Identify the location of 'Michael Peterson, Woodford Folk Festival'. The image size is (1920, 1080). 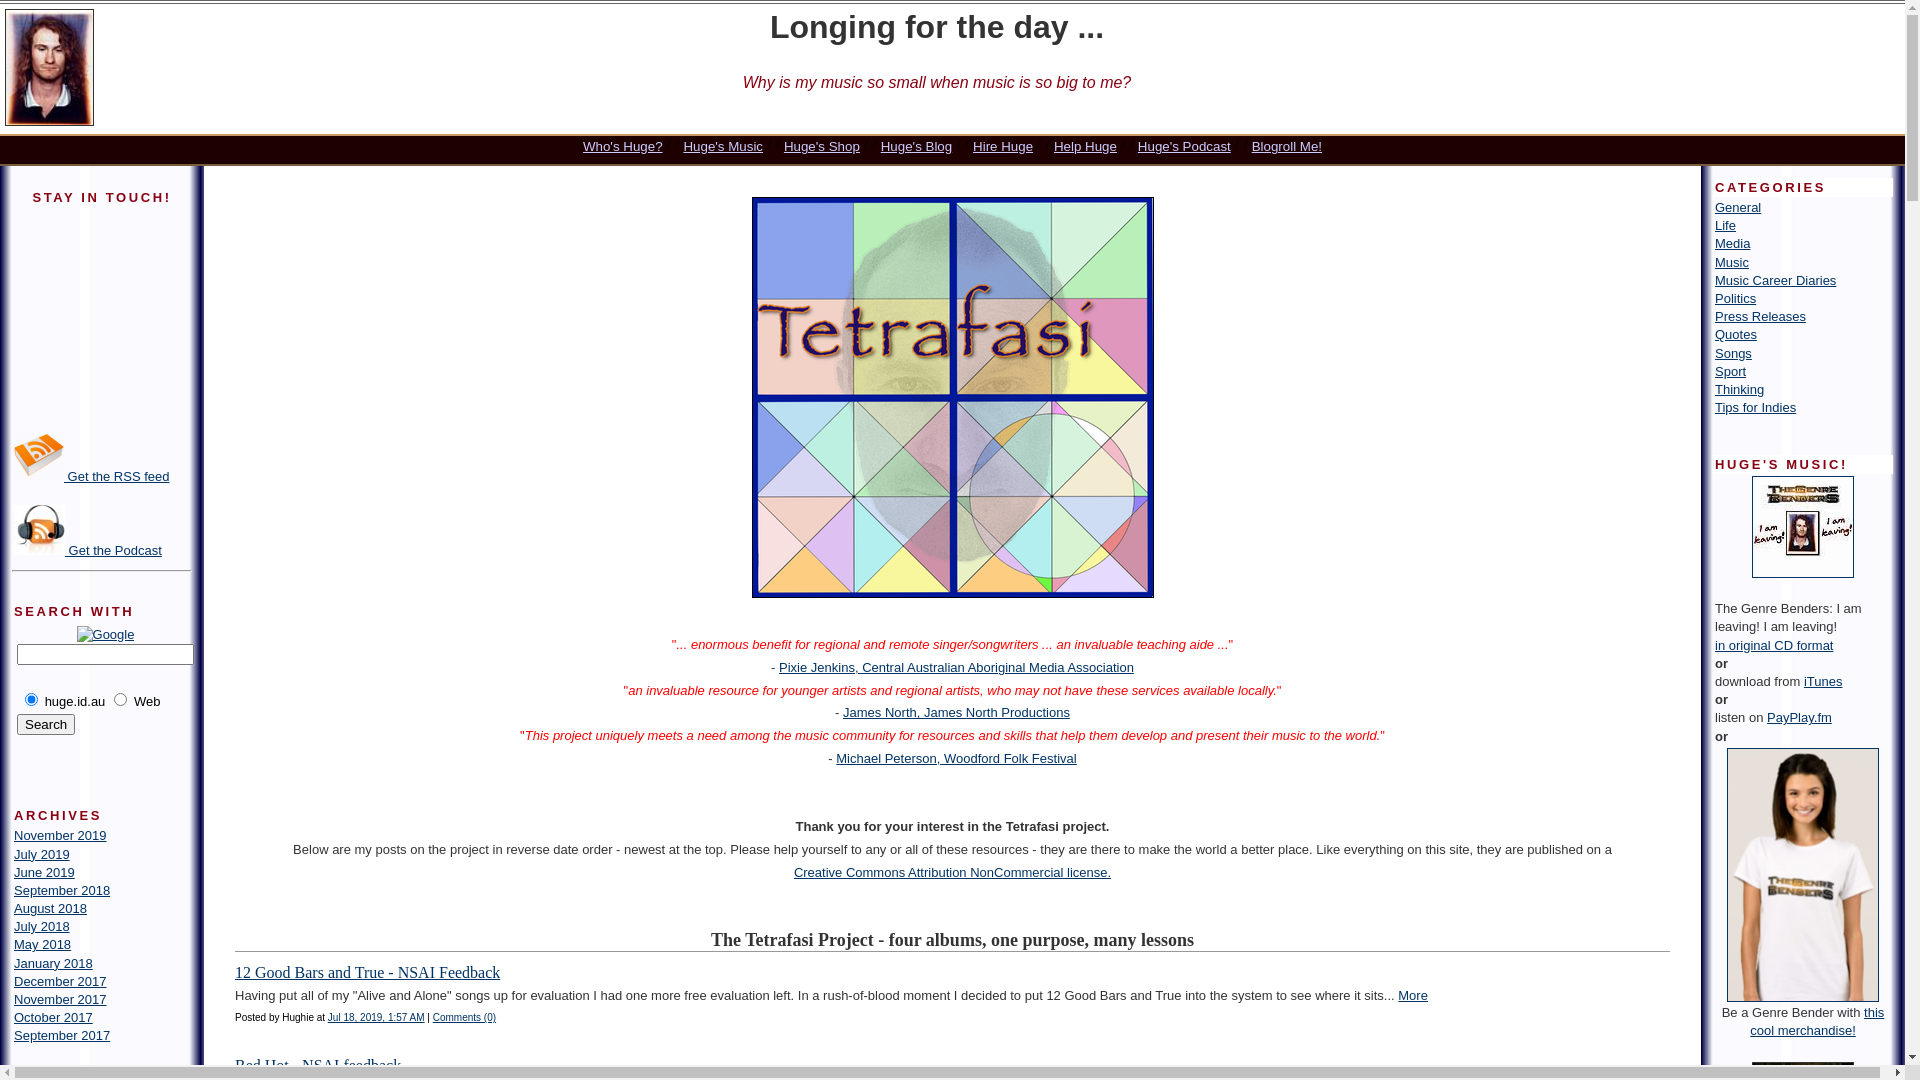
(835, 758).